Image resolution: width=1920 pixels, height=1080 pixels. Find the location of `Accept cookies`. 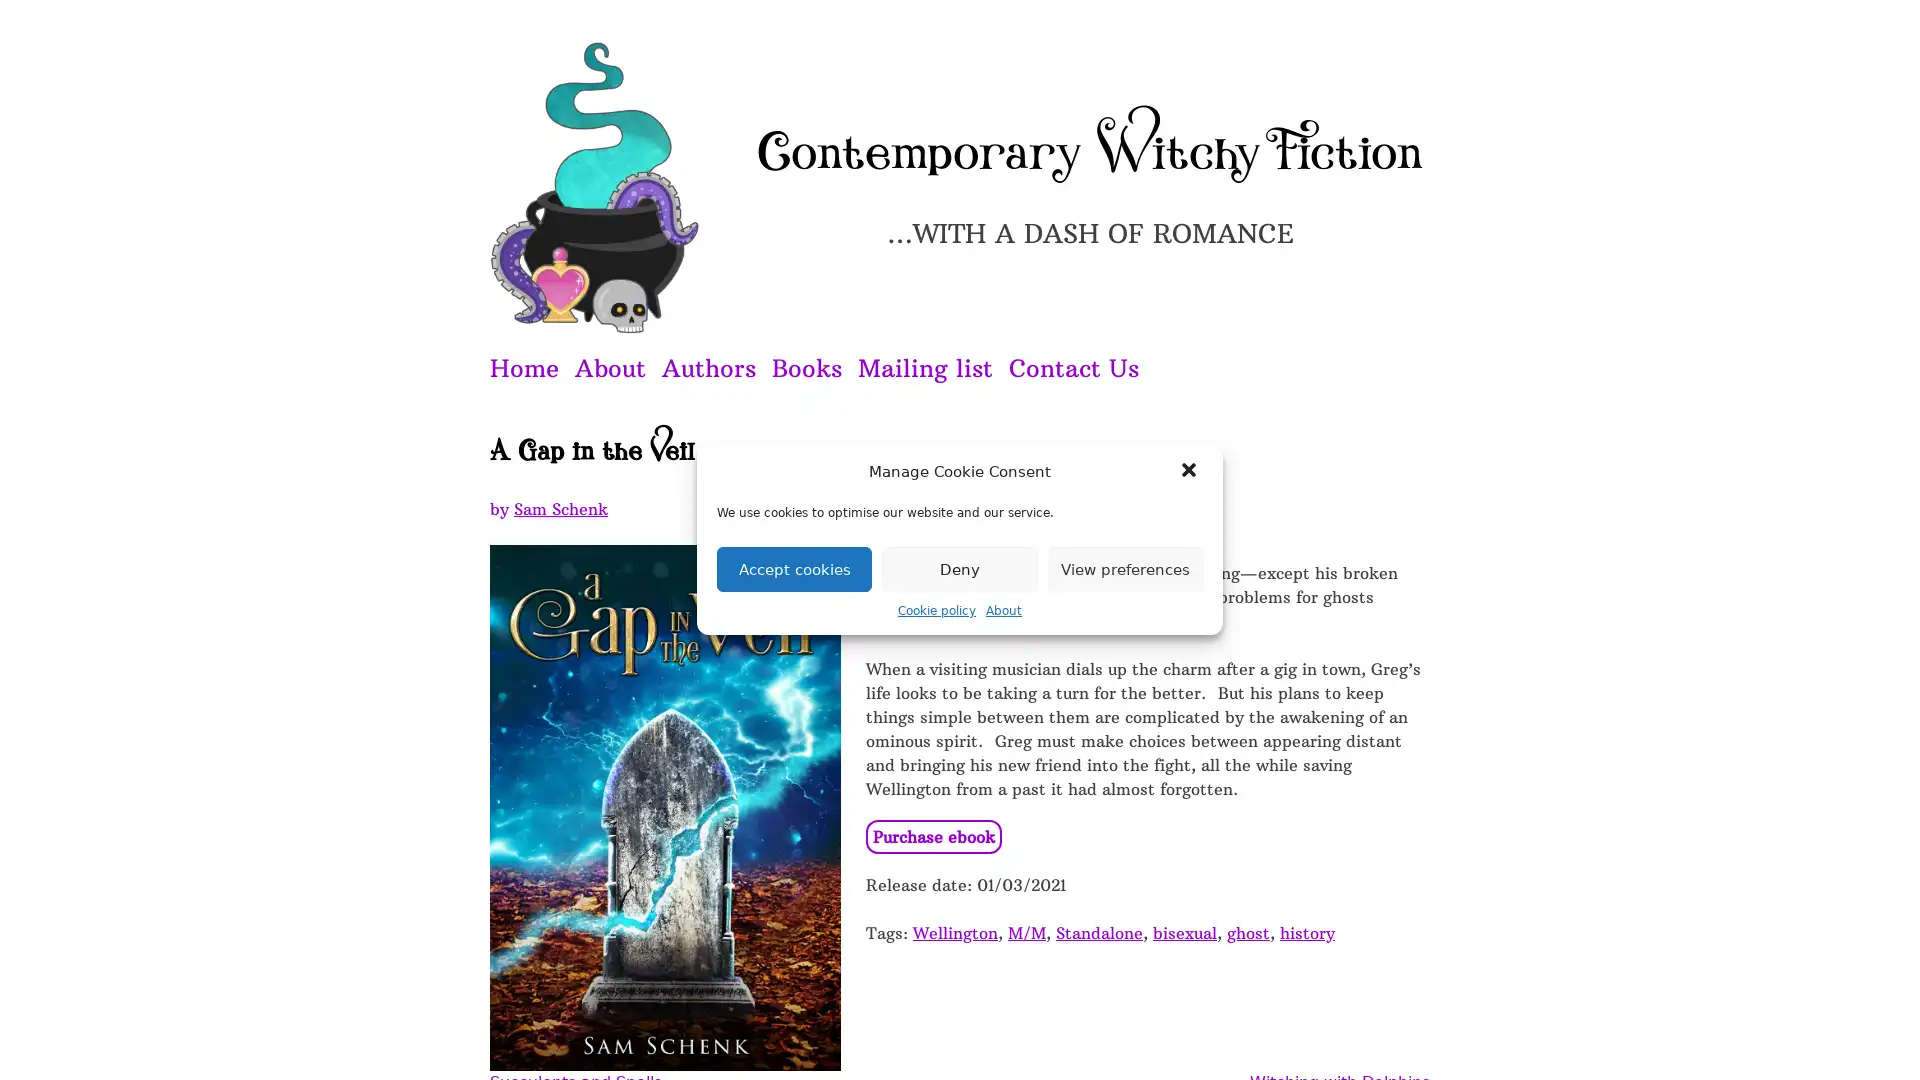

Accept cookies is located at coordinates (793, 569).